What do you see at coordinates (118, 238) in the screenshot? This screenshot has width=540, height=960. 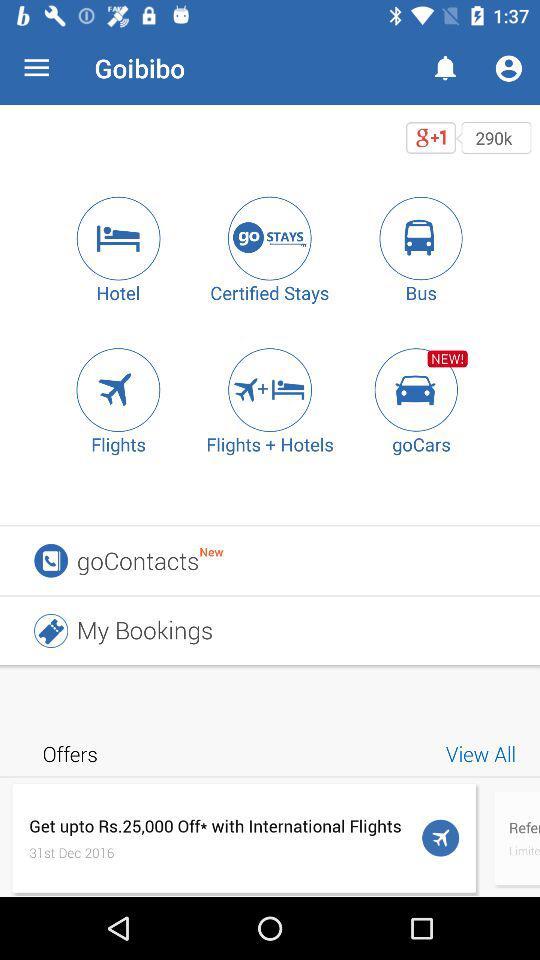 I see `search hotels` at bounding box center [118, 238].